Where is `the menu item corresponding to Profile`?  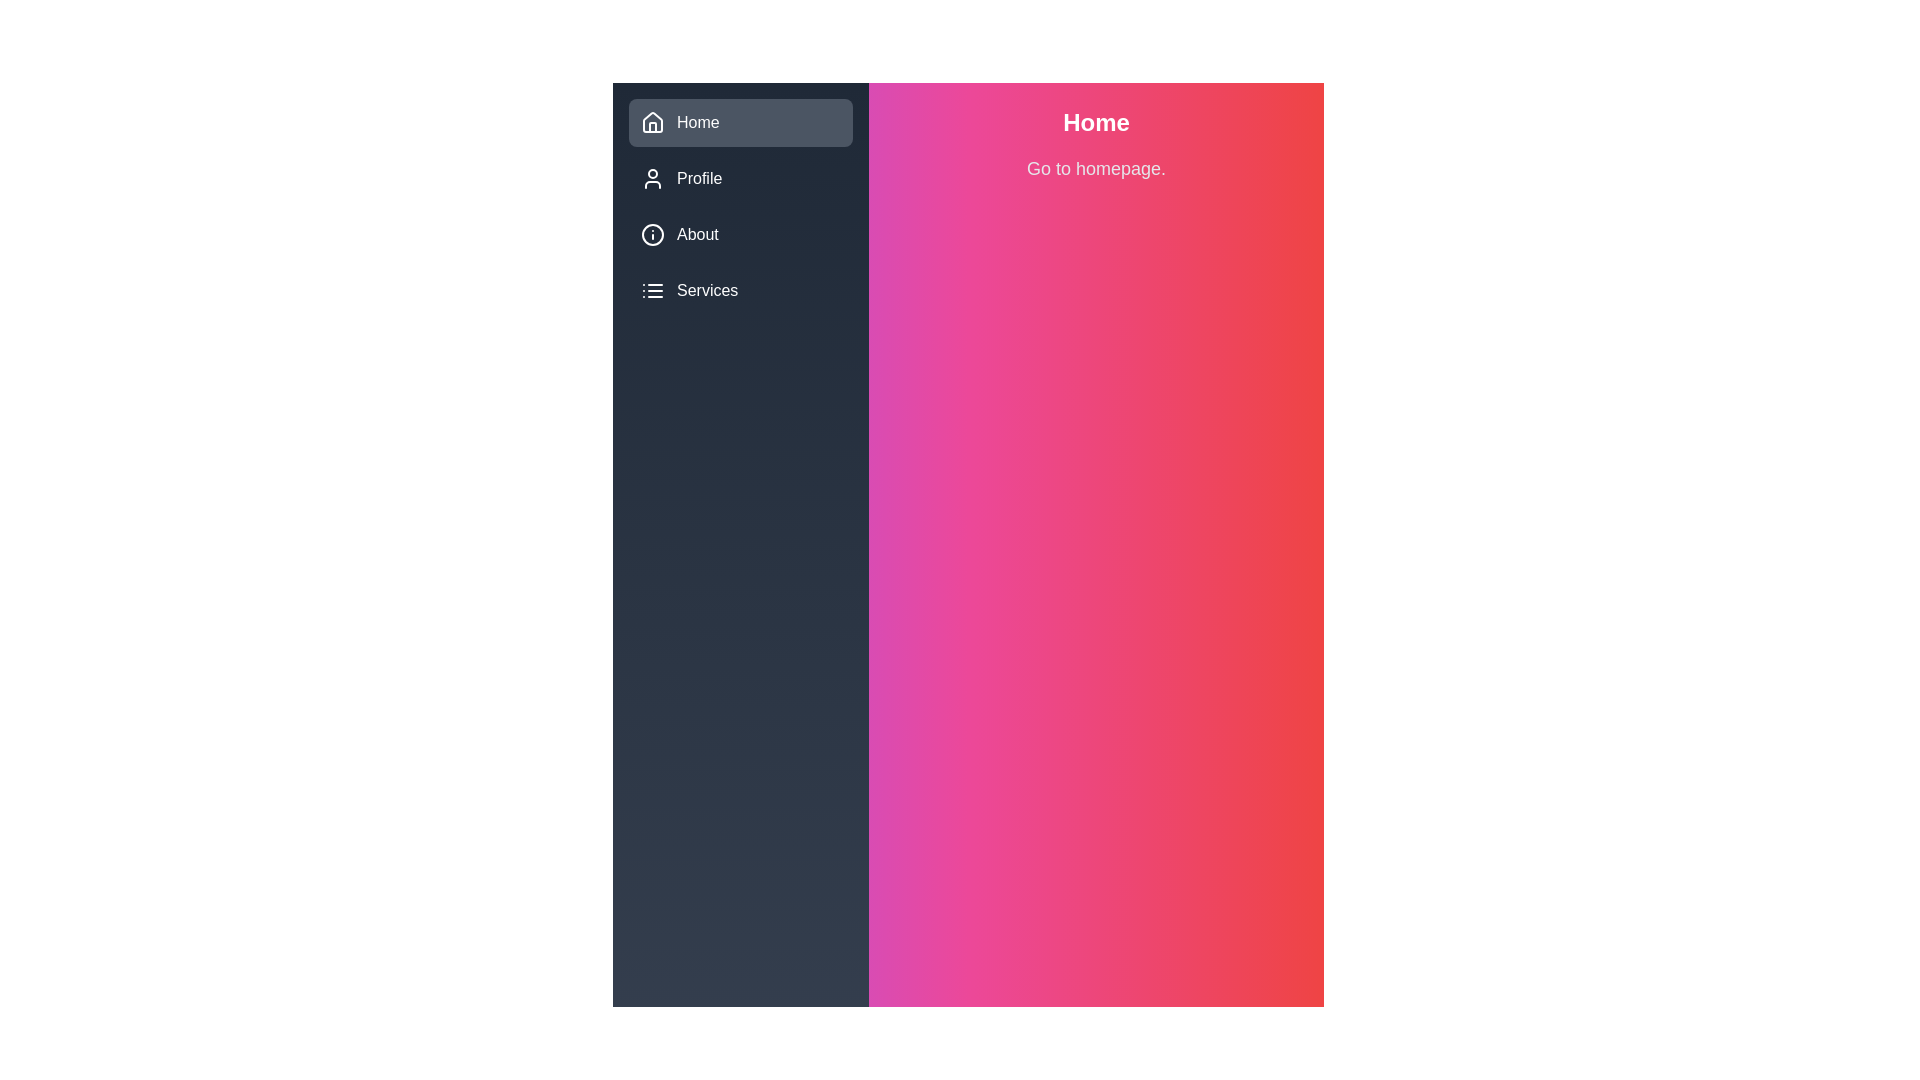
the menu item corresponding to Profile is located at coordinates (652, 177).